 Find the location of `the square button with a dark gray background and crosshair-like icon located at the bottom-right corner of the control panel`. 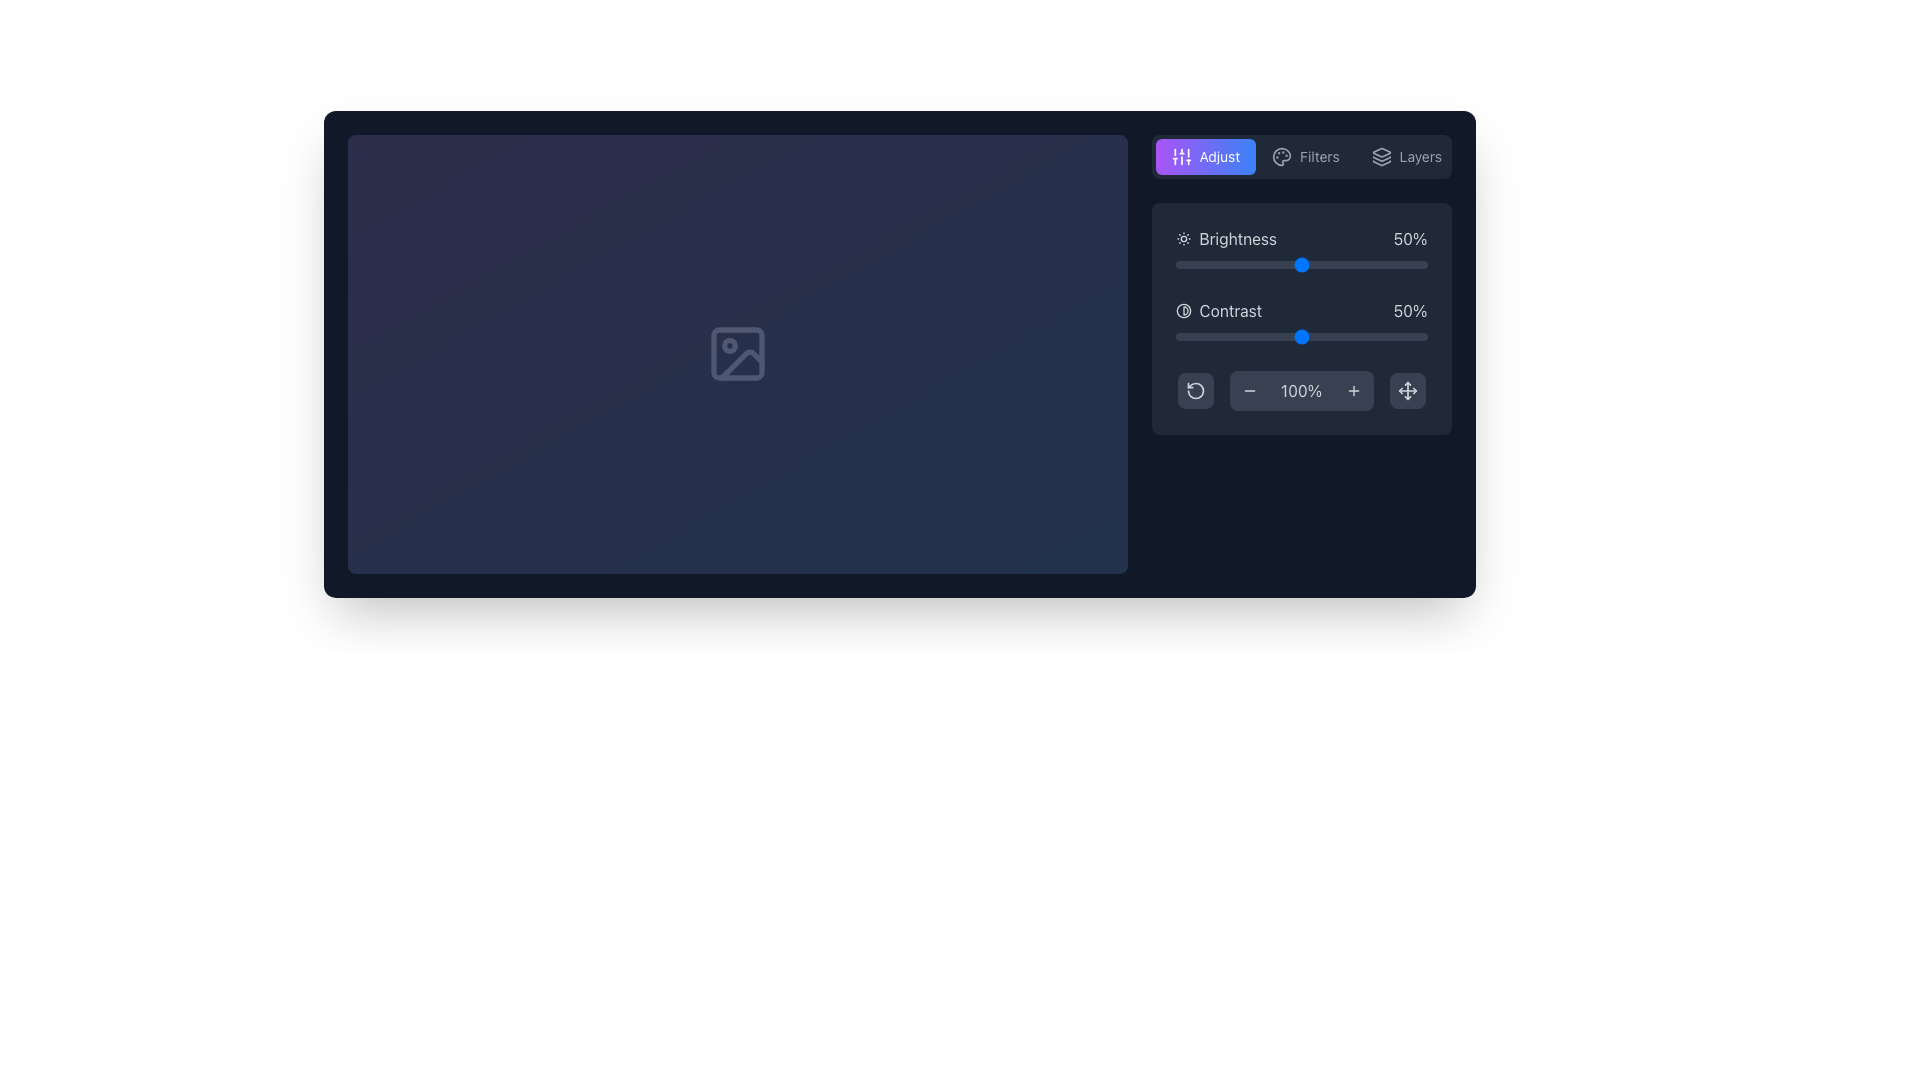

the square button with a dark gray background and crosshair-like icon located at the bottom-right corner of the control panel is located at coordinates (1406, 390).